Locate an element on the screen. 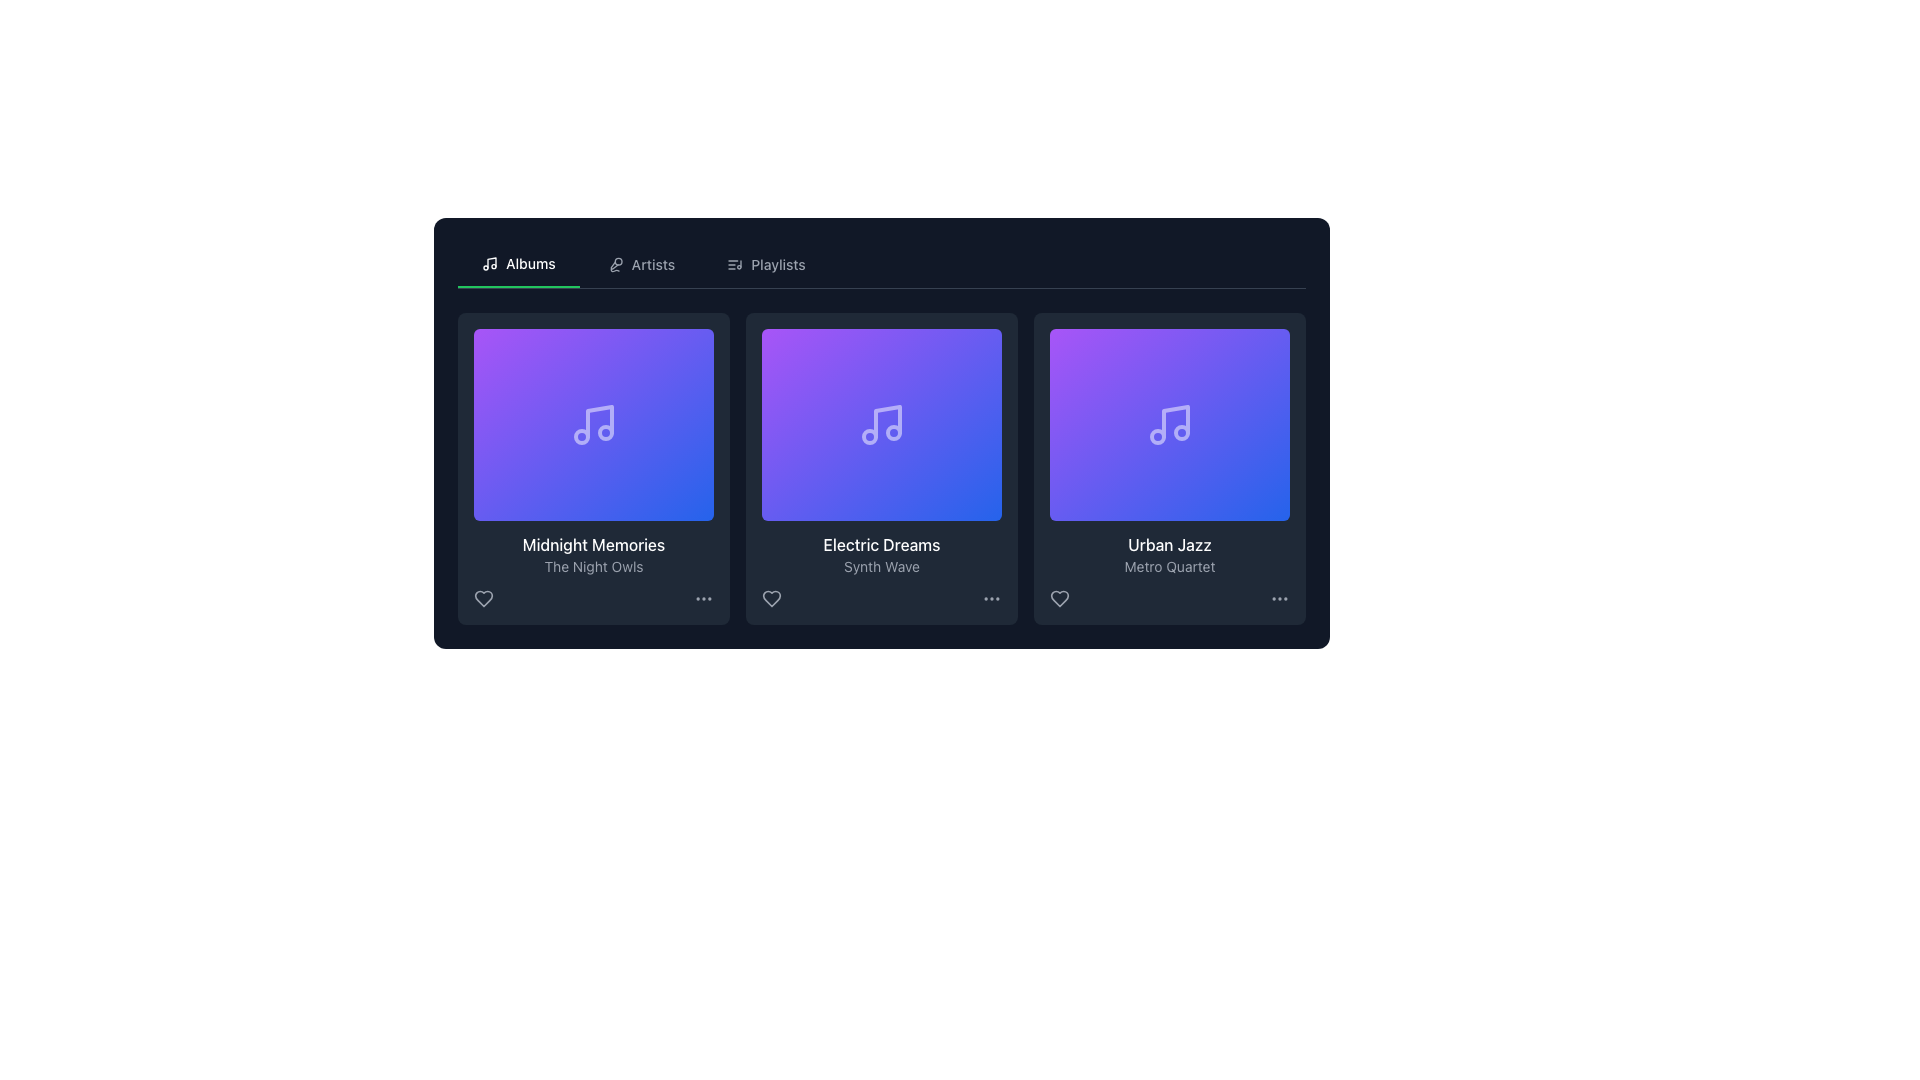 The height and width of the screenshot is (1080, 1920). the 'Artists' navigation tab, which features a text label and a microphone-like icon is located at coordinates (641, 264).